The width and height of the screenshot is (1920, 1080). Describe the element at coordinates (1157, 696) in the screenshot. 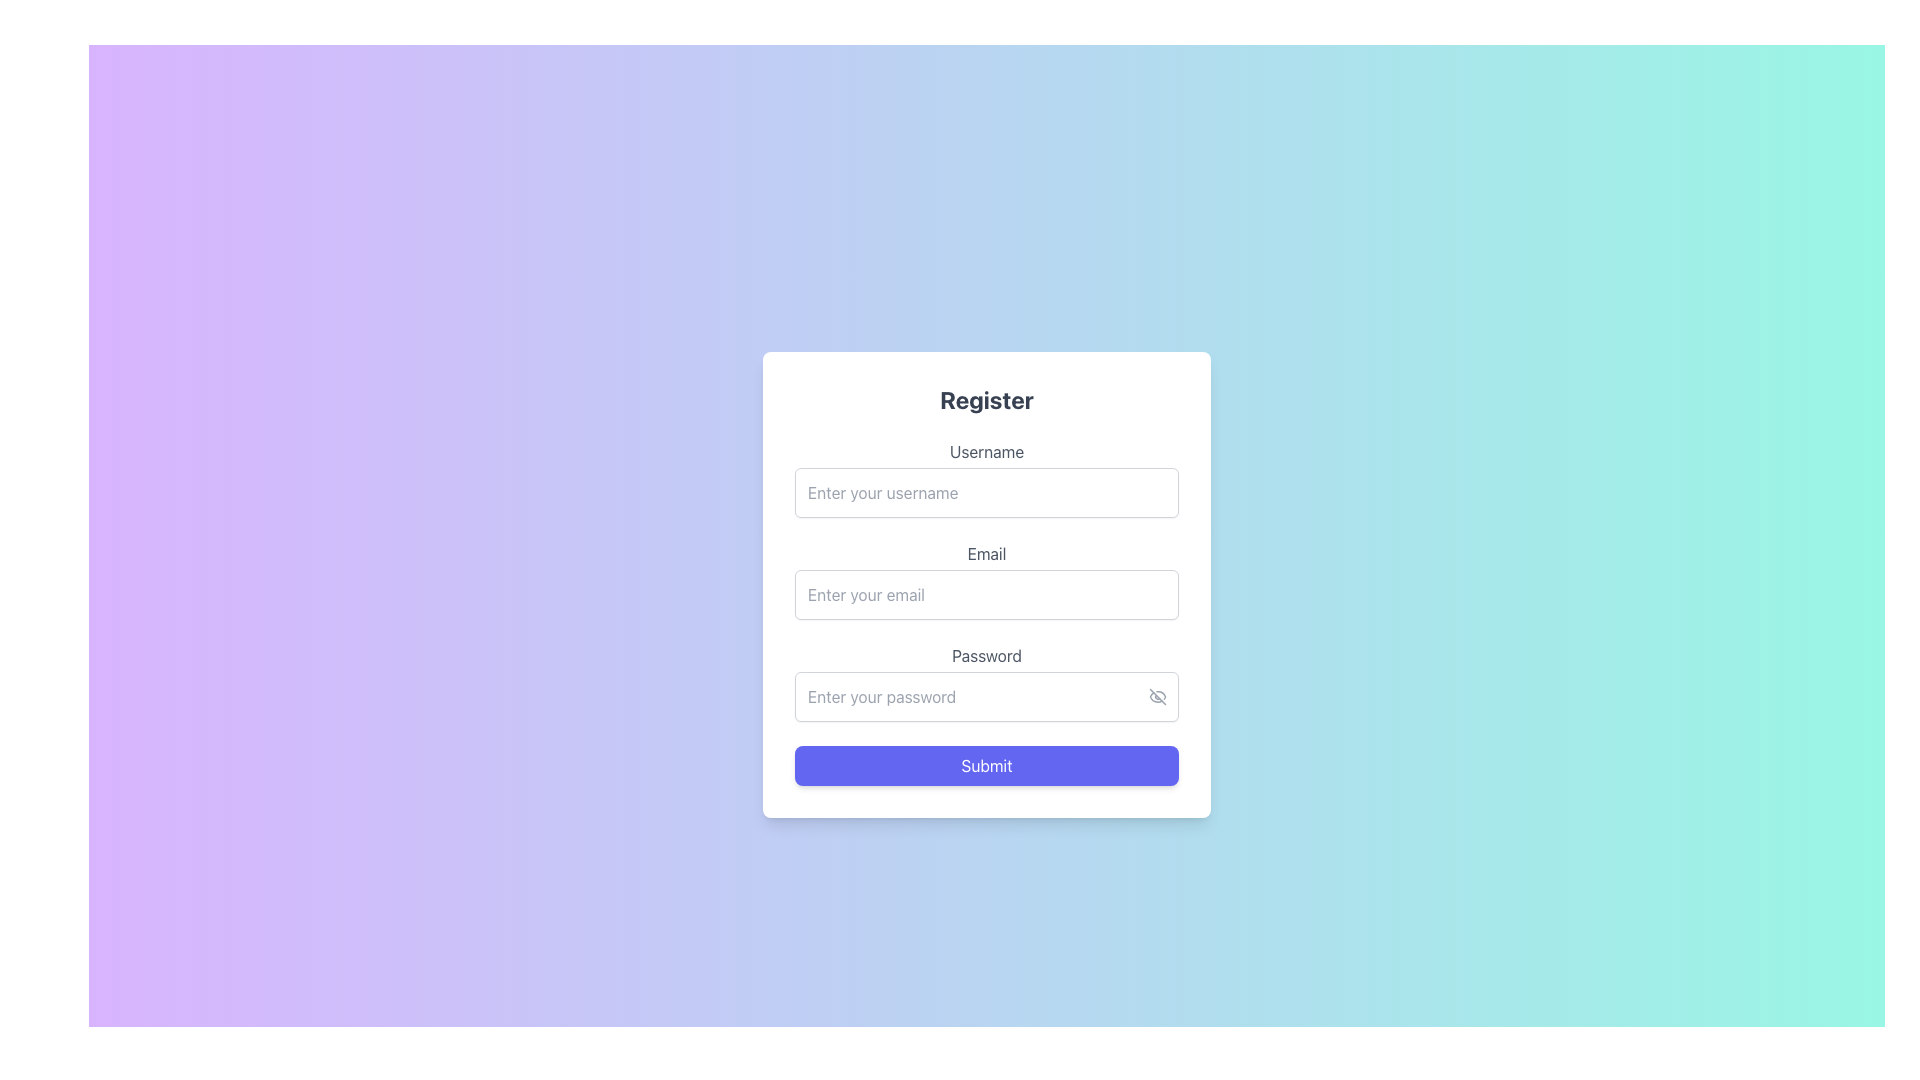

I see `the small eye icon with a strikethrough line, located at the far right of the password input field` at that location.